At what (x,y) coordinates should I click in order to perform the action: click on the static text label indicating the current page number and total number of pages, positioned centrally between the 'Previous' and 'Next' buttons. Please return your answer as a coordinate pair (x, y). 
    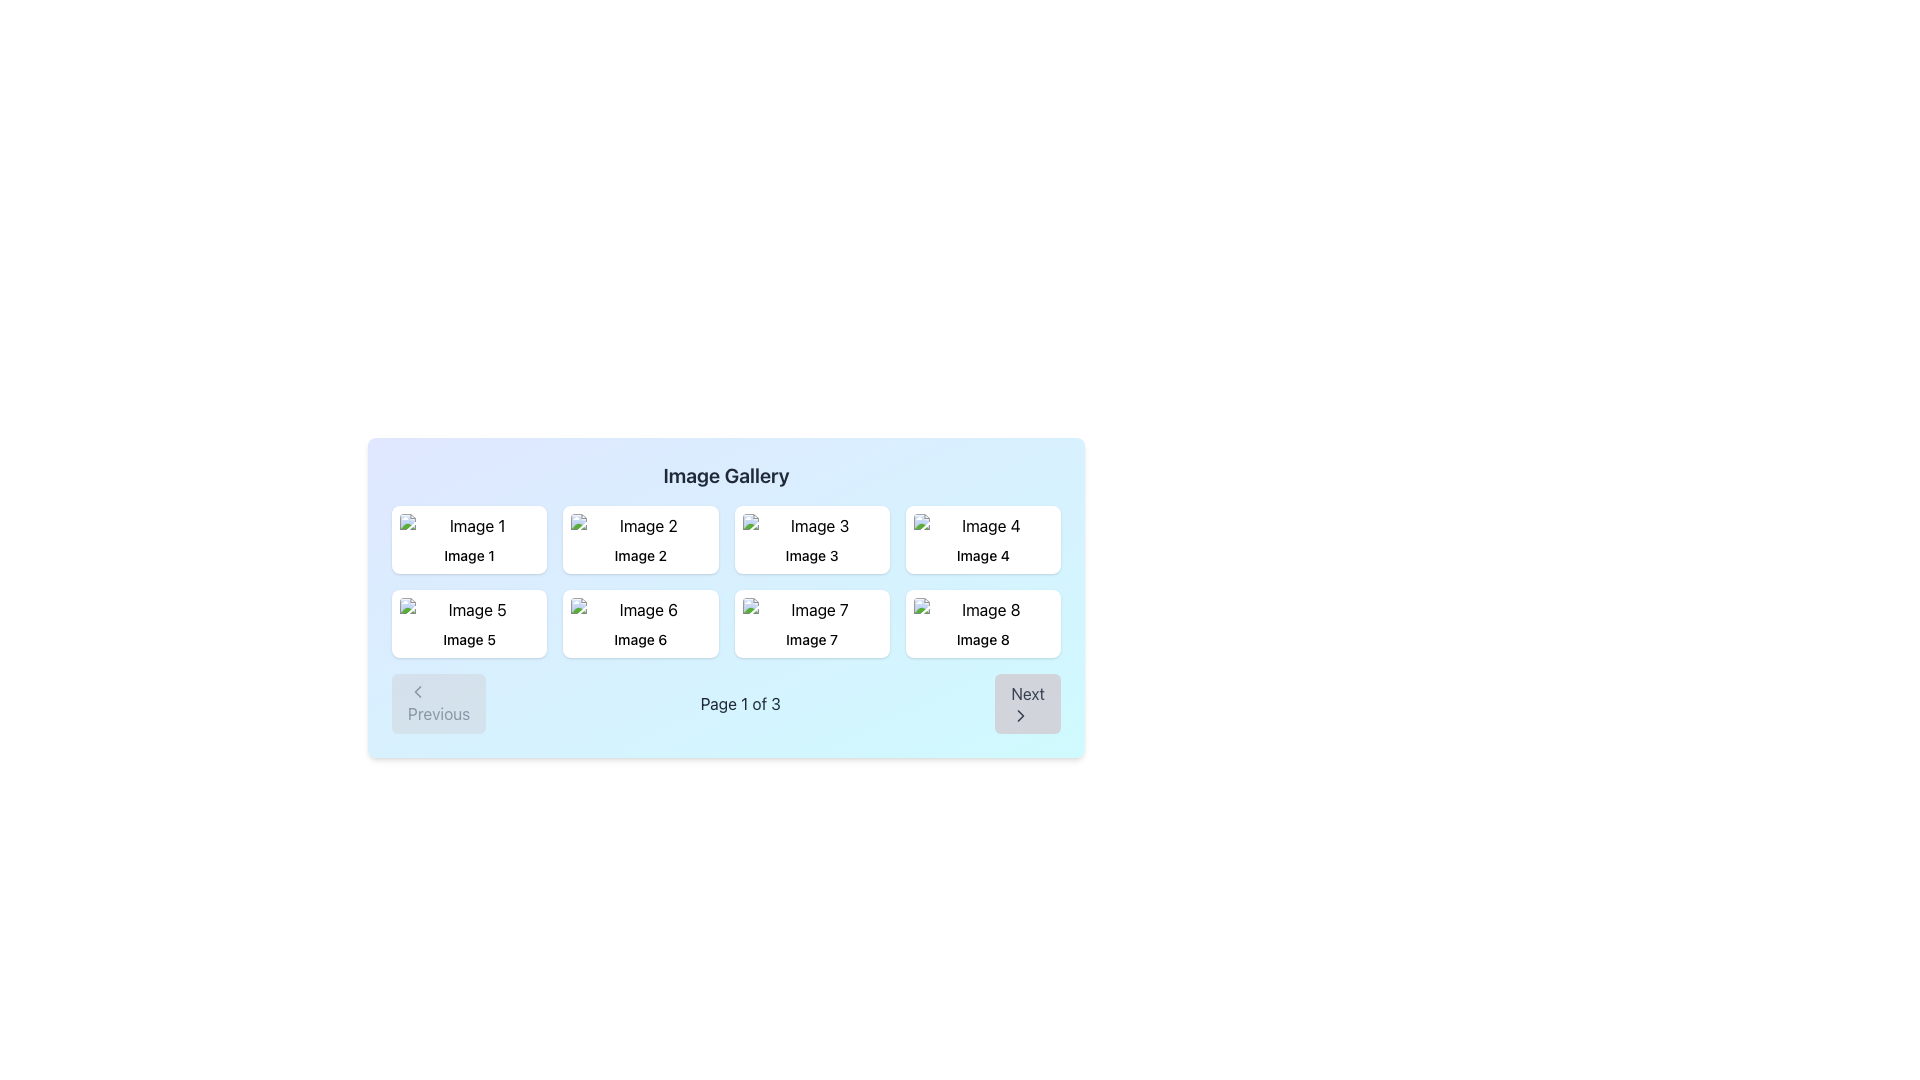
    Looking at the image, I should click on (739, 703).